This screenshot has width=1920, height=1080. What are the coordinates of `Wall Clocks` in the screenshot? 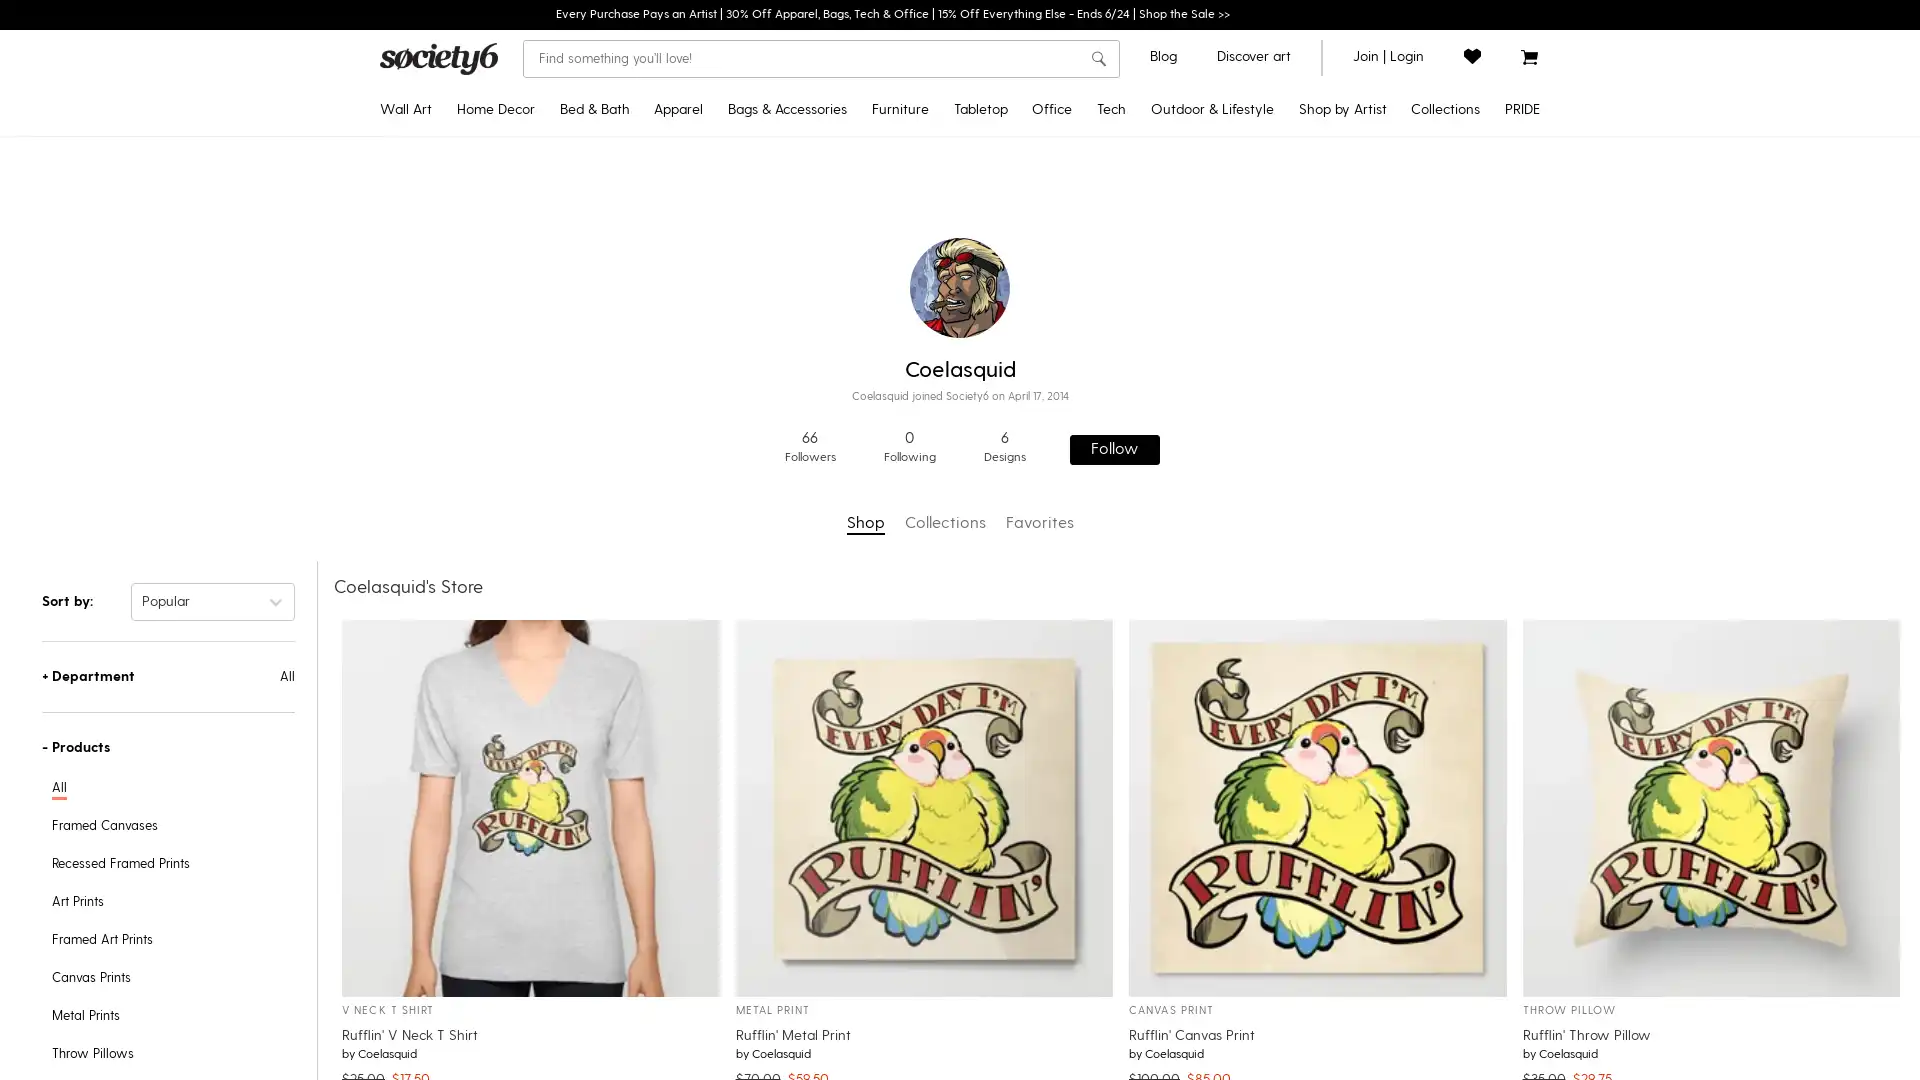 It's located at (533, 385).